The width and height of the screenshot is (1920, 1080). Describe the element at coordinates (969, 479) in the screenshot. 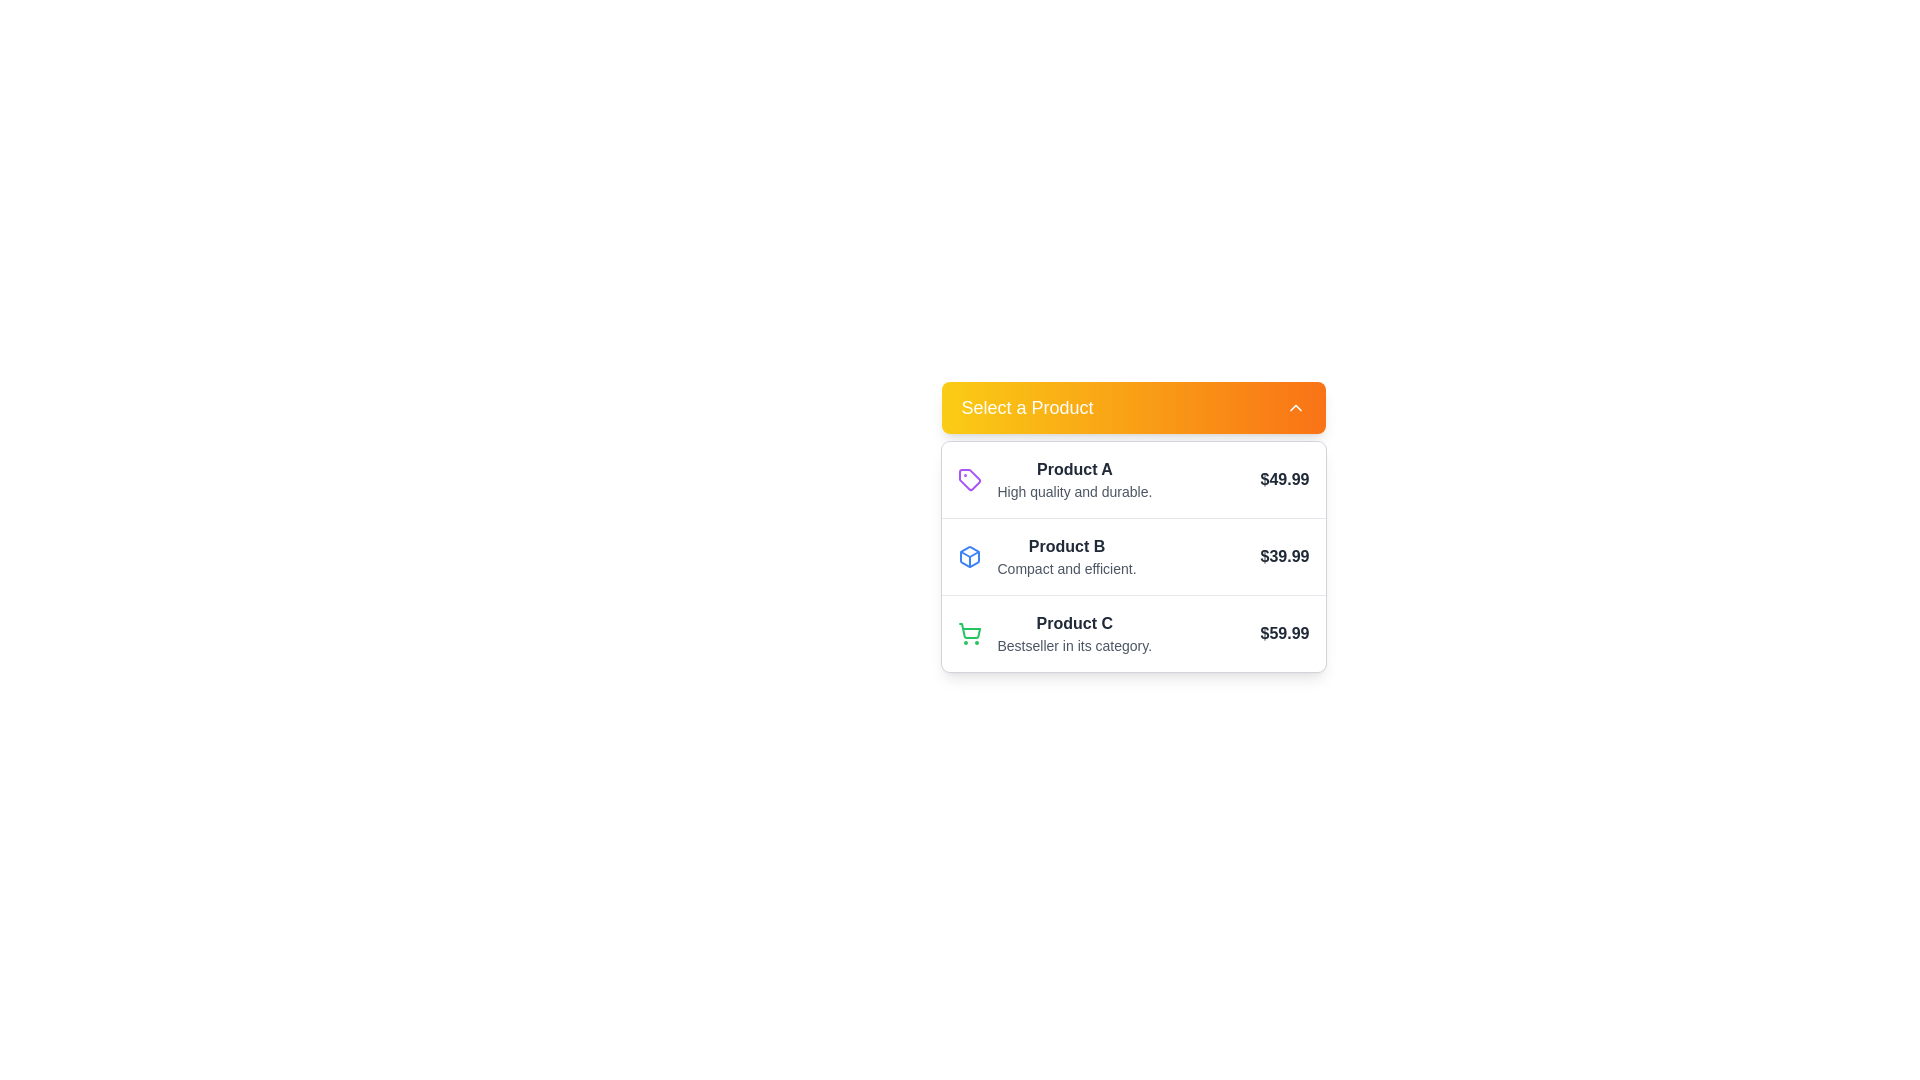

I see `the icon representing 'Product A', located at the leftmost side of the product row above the price '$49.99'` at that location.